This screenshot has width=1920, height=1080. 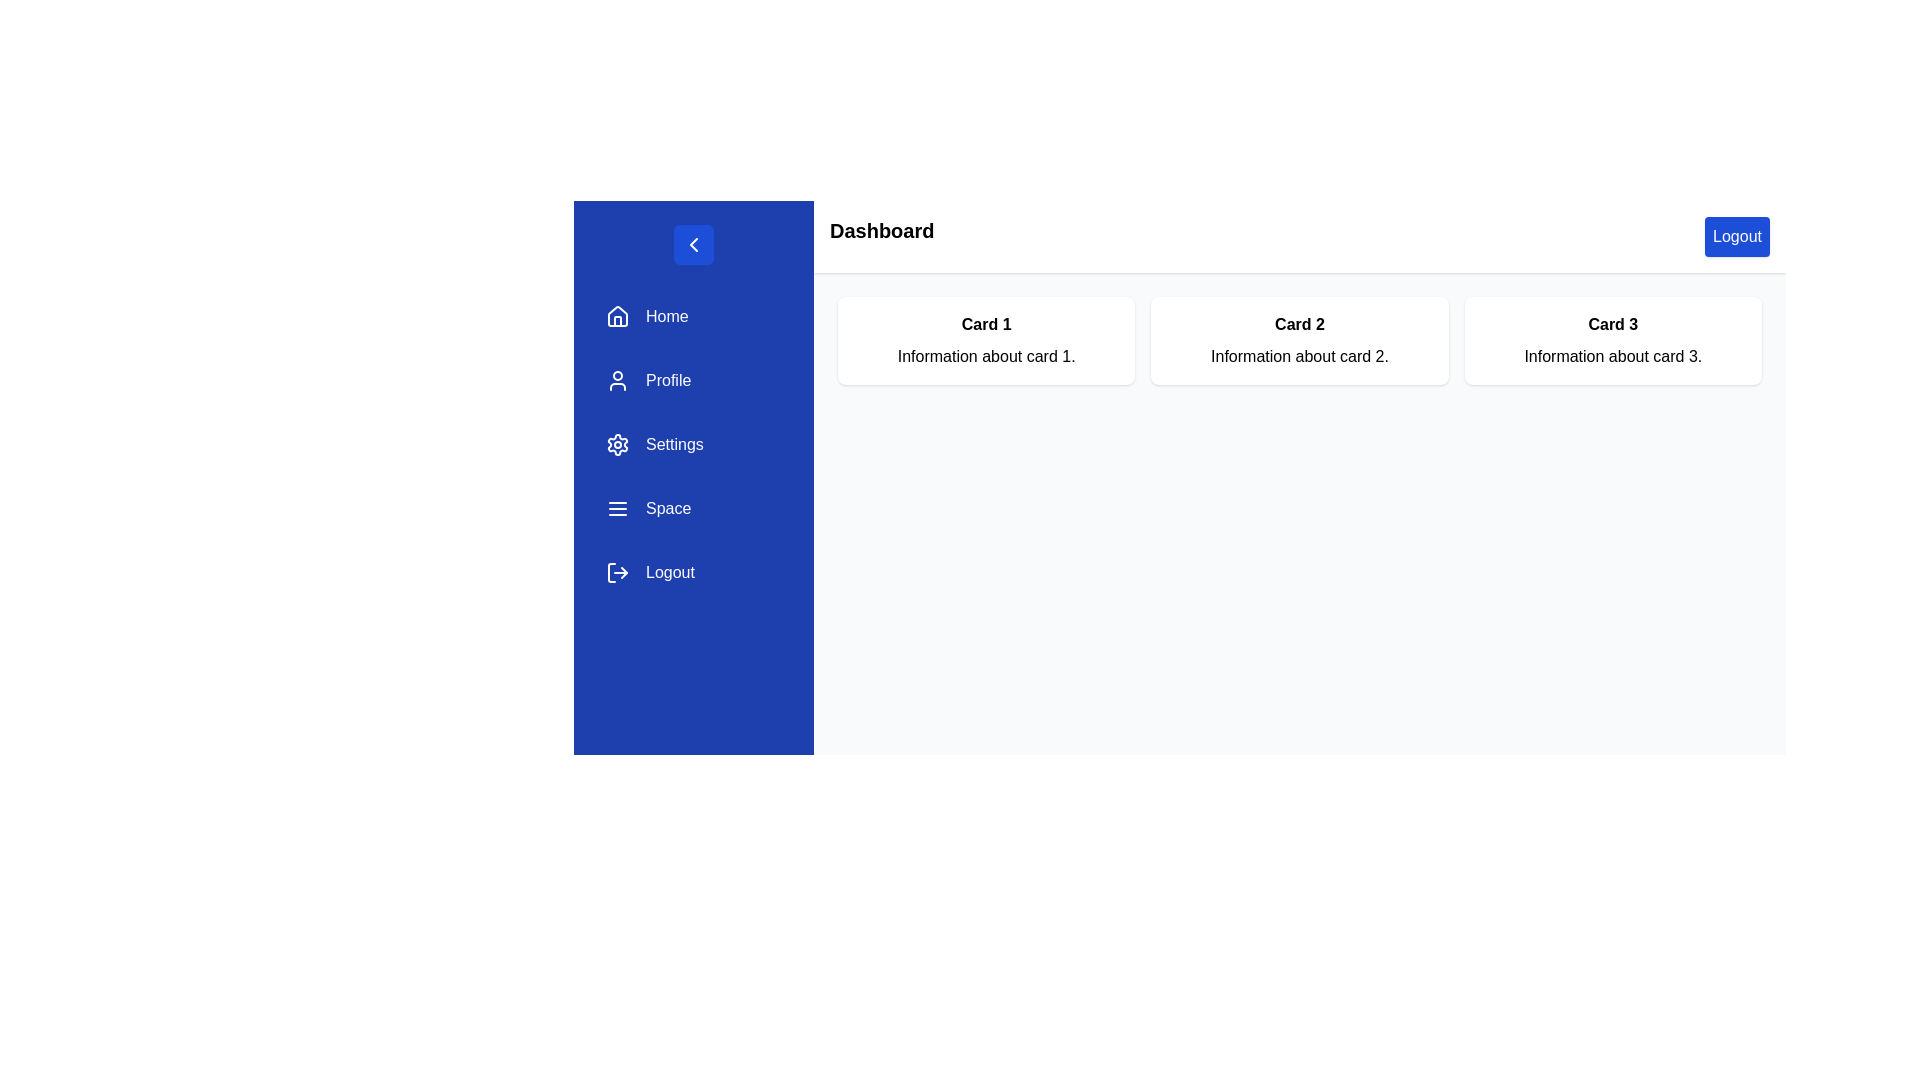 What do you see at coordinates (617, 443) in the screenshot?
I see `the settings icon located to the left of the 'Settings' text in the vertical navigation menu` at bounding box center [617, 443].